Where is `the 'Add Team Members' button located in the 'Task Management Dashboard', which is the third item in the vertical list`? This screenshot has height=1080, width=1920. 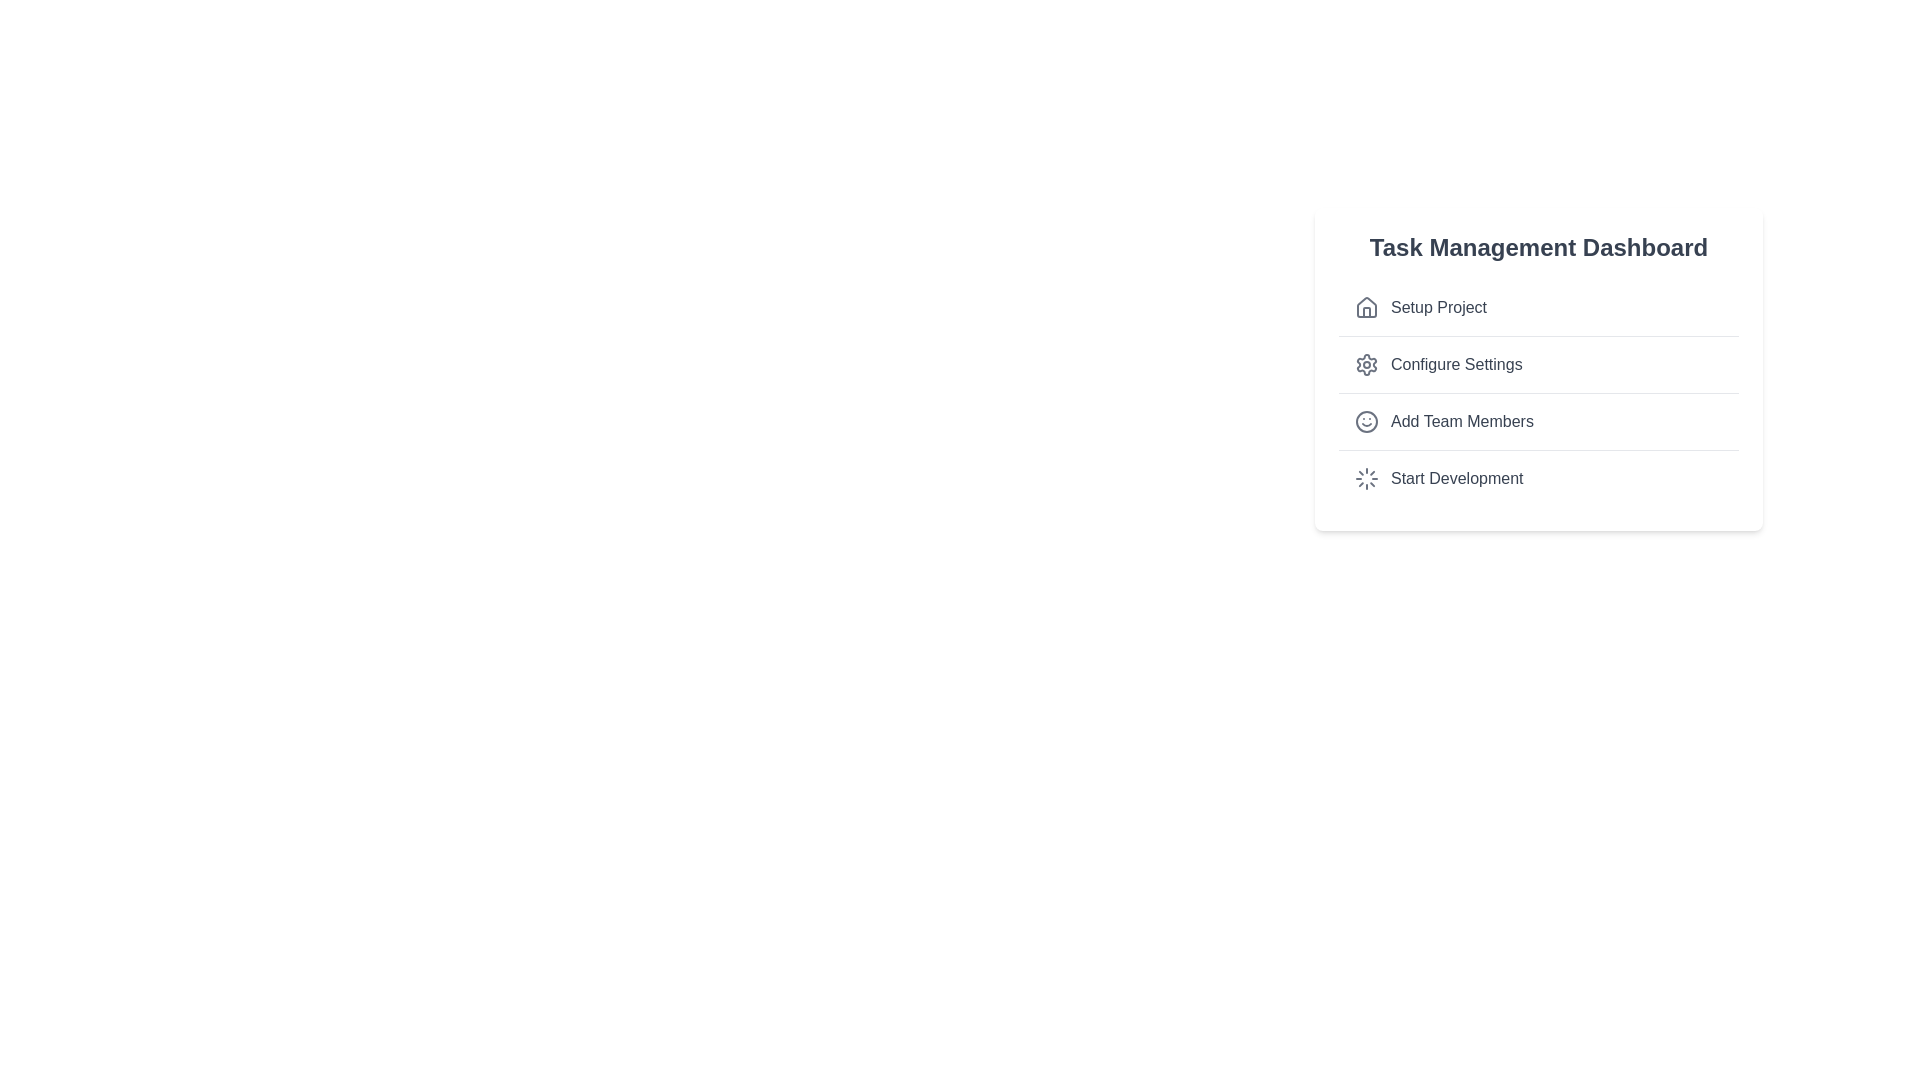
the 'Add Team Members' button located in the 'Task Management Dashboard', which is the third item in the vertical list is located at coordinates (1538, 420).